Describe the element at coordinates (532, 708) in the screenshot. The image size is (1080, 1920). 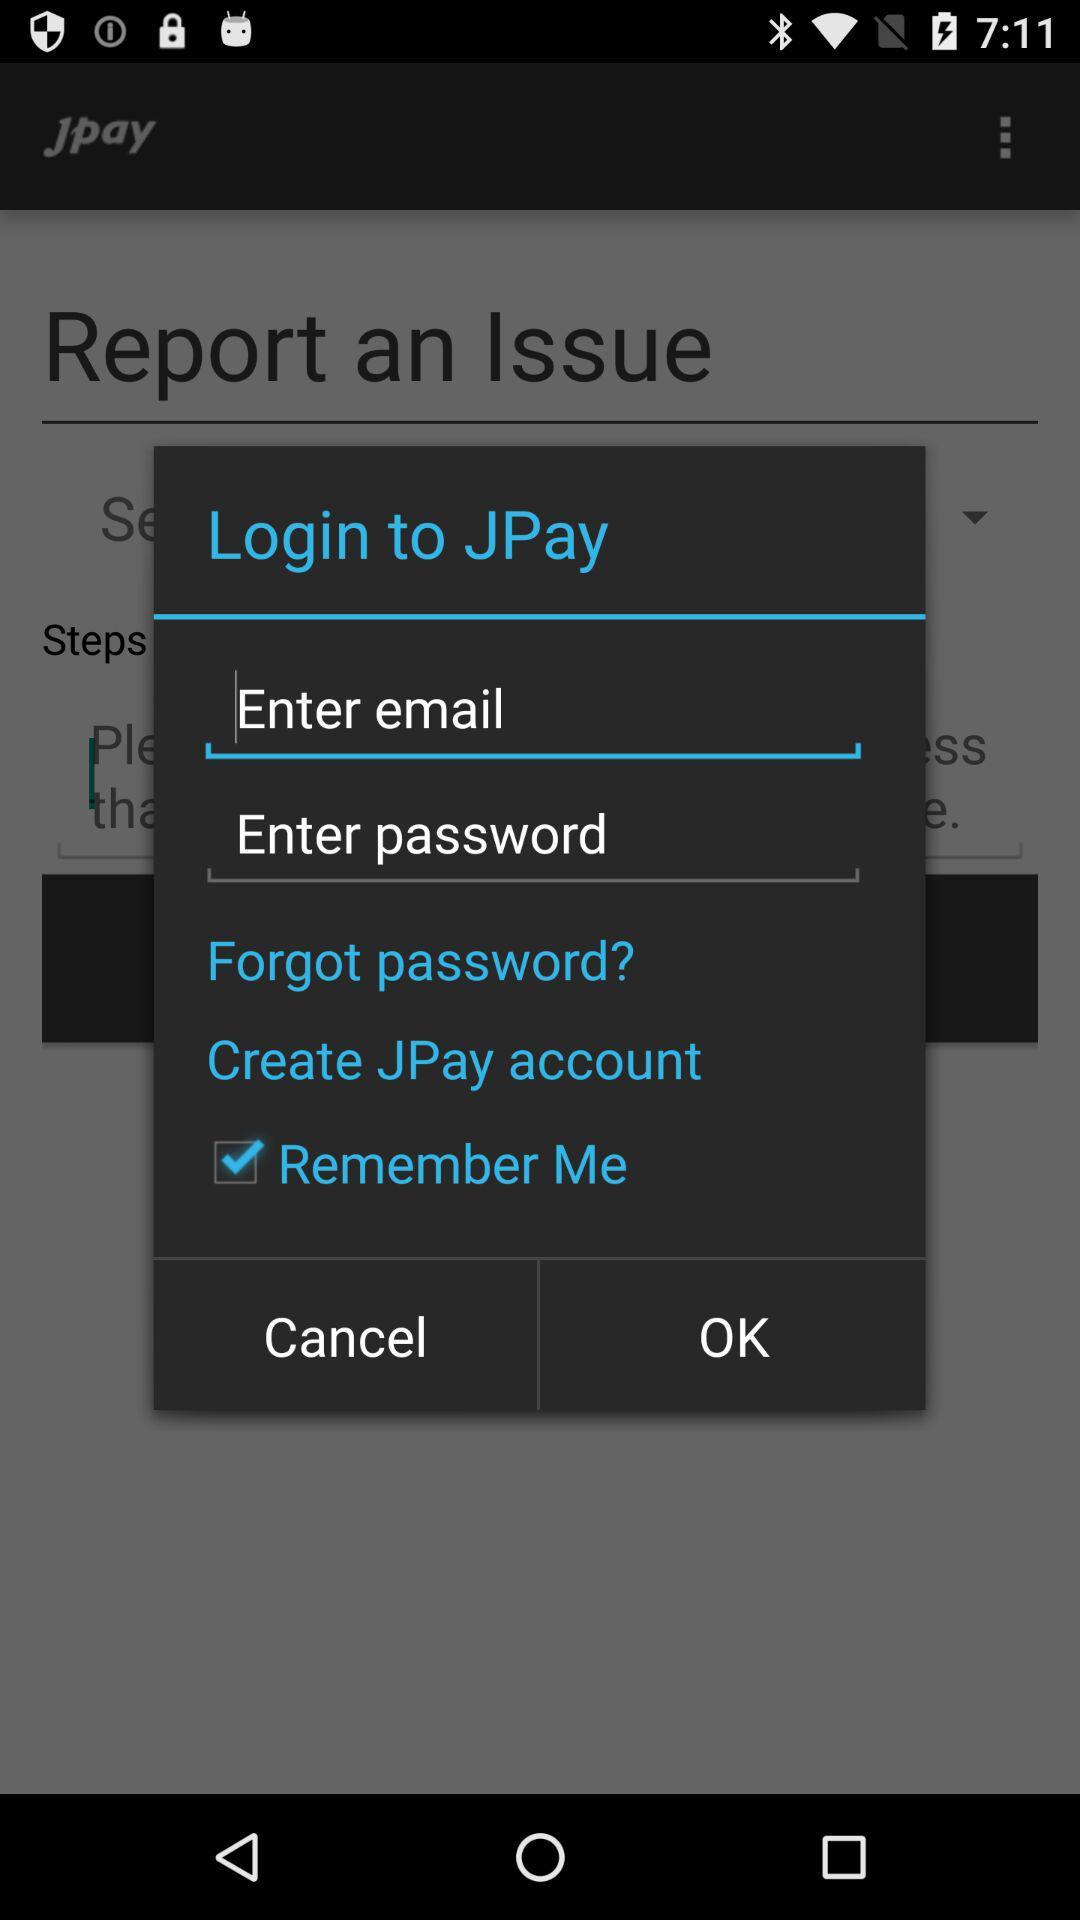
I see `creat` at that location.